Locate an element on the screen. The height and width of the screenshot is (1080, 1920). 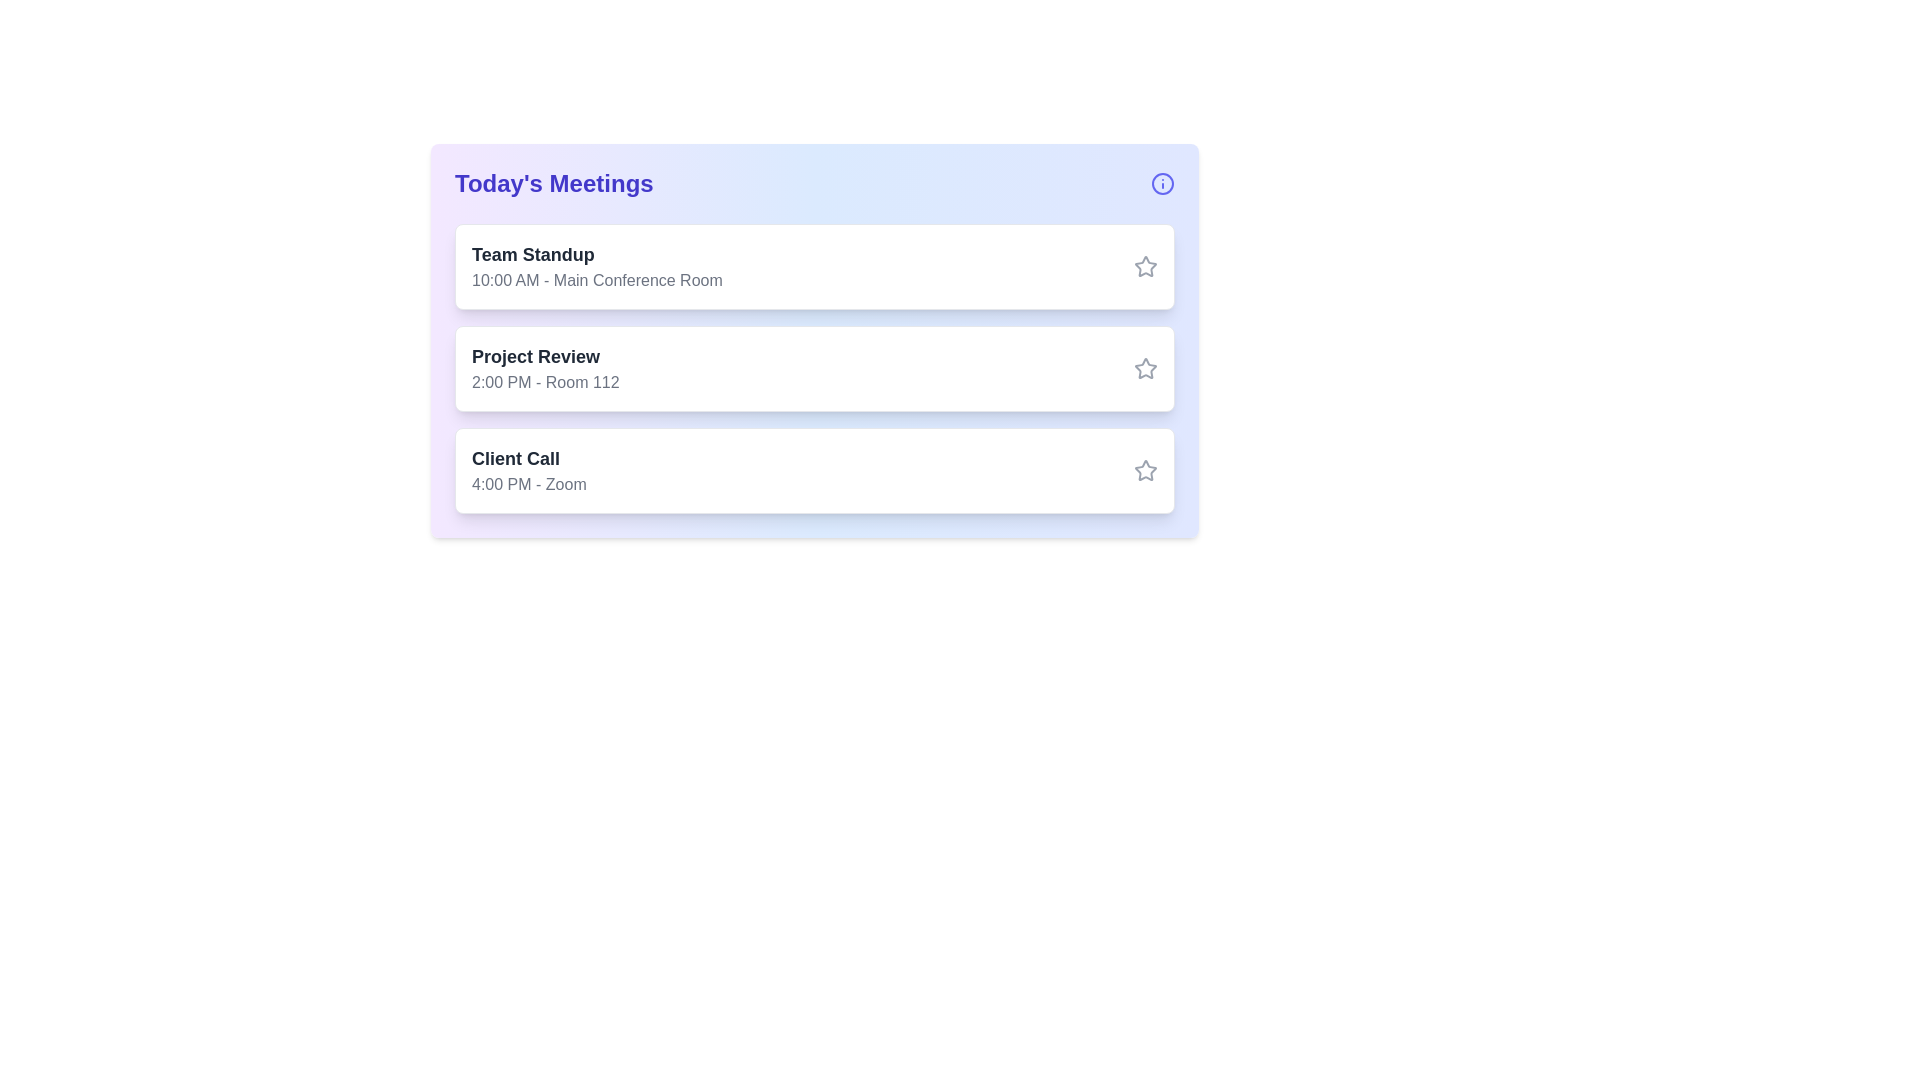
the interactive star icon located in the top-right corner of the first card in the displayed list is located at coordinates (1145, 265).